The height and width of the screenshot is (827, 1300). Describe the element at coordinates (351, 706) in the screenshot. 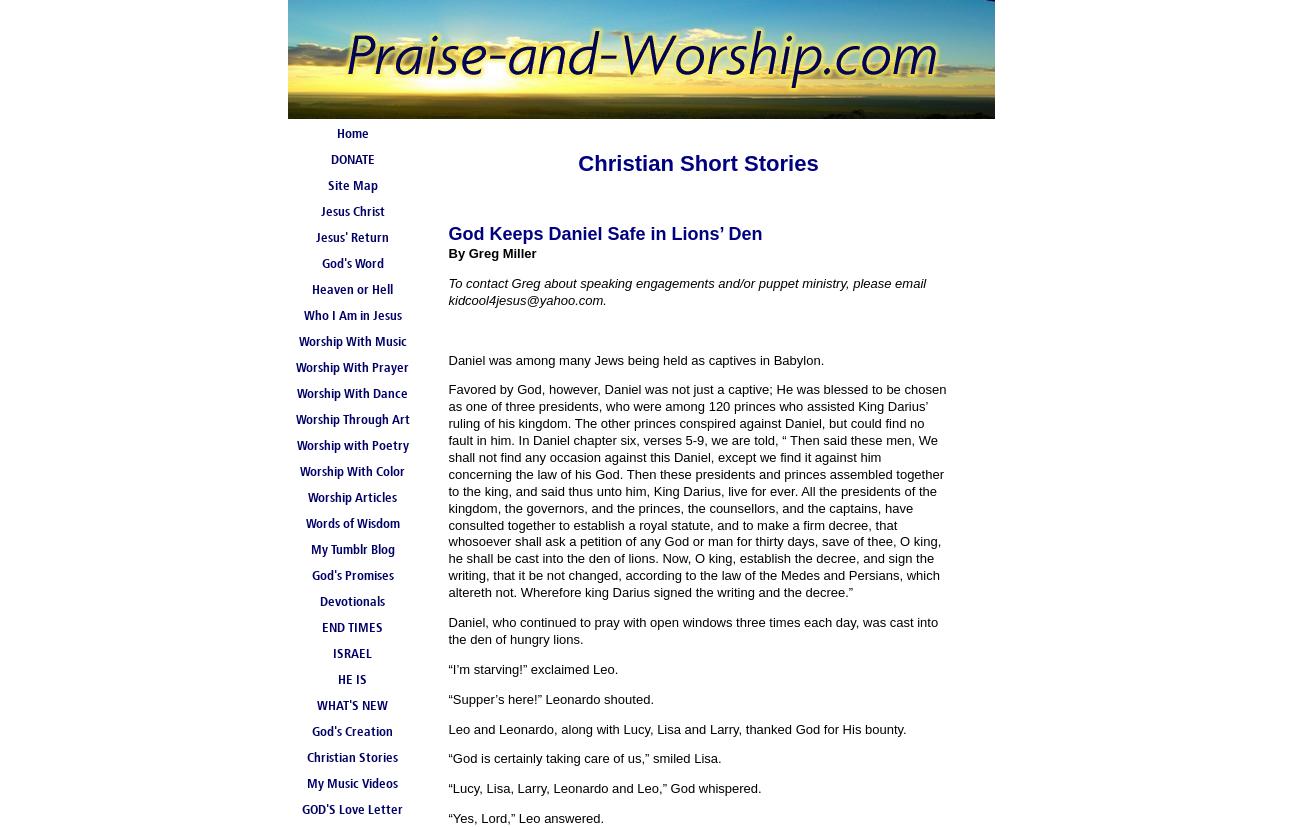

I see `'WHAT'S NEW'` at that location.